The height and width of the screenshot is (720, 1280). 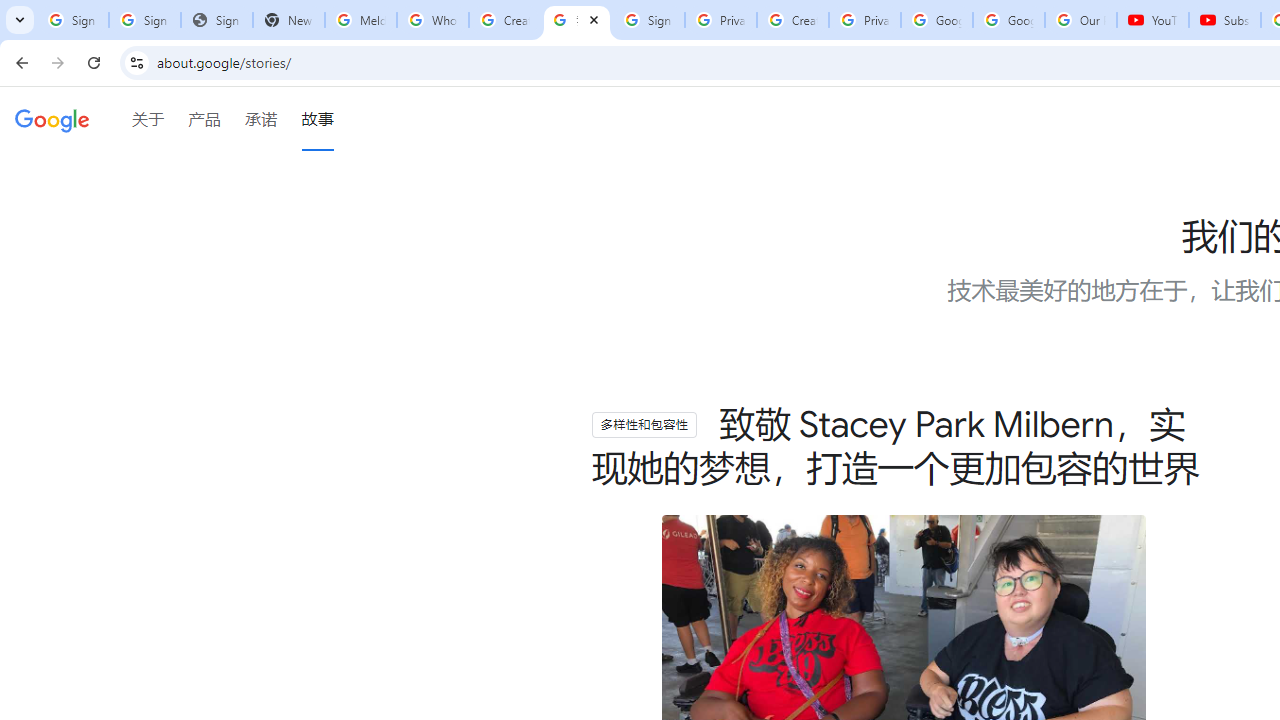 What do you see at coordinates (52, 121) in the screenshot?
I see `'Google'` at bounding box center [52, 121].